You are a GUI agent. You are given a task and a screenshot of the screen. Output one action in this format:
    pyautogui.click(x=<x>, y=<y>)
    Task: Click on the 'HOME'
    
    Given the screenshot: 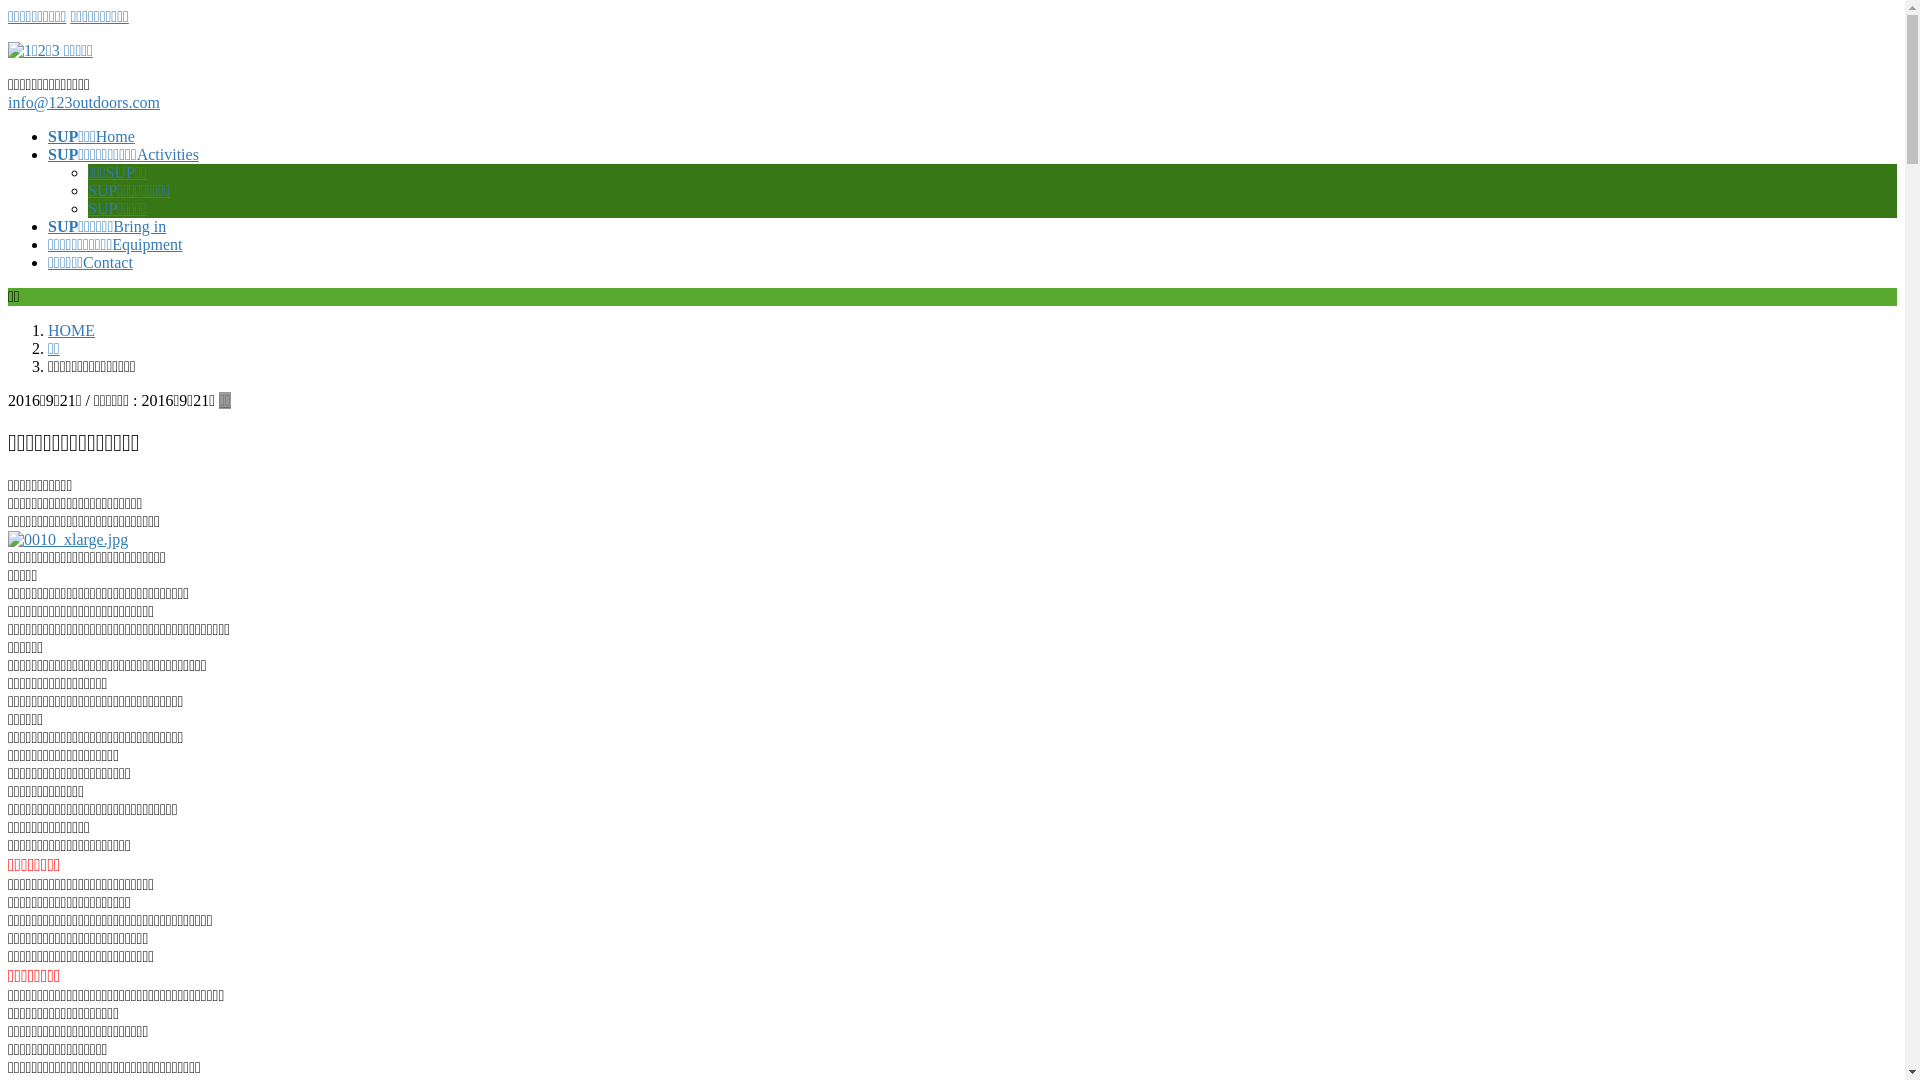 What is the action you would take?
    pyautogui.click(x=48, y=329)
    